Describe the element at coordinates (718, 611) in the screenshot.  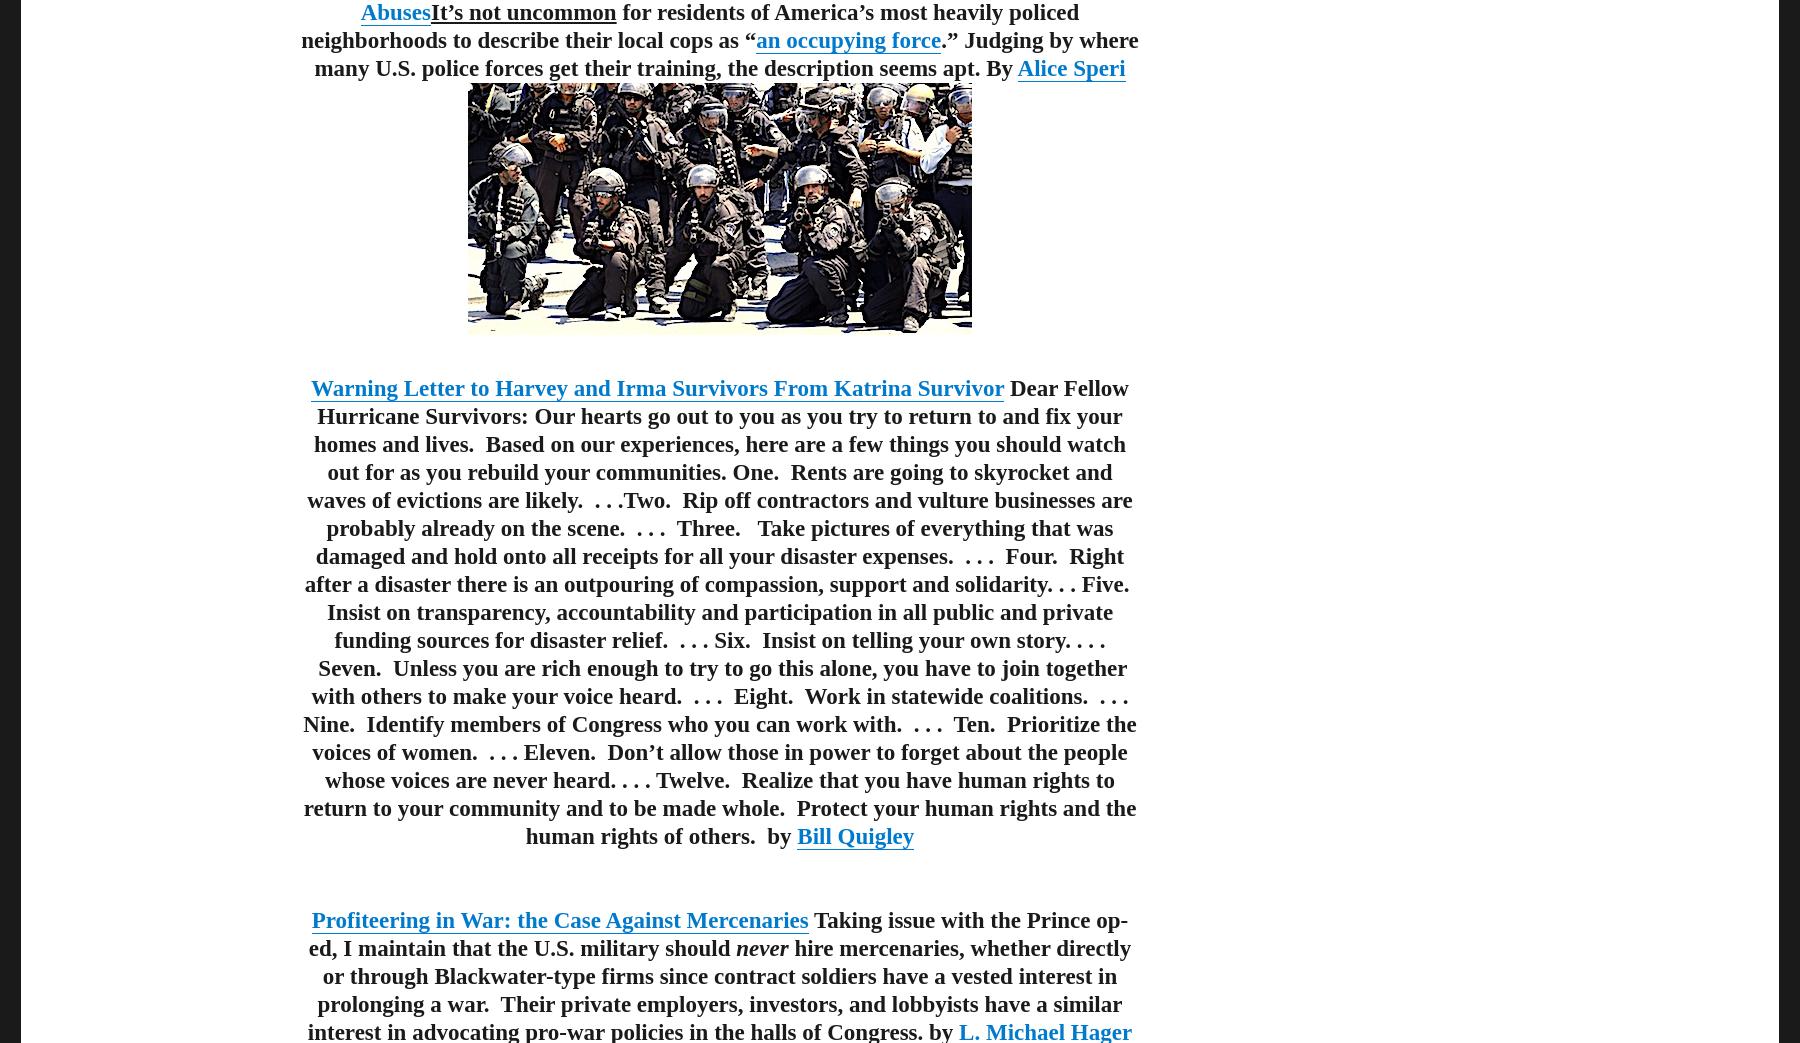
I see `'Dear Fellow Hurricane Survivors: Our hearts go out to you as you try to return to and fix your homes and lives.  Based on our experiences, here are a few things you should watch out for as you rebuild your communities. One.  Rents are going to skyrocket and waves of evictions are likely.  . . .Two.  Rip off contractors and vulture businesses are probably already on the scene.  . . .  Three.   Take pictures of everything that was damaged and hold onto all receipts for all your disaster expenses.  . . .  Four.  Right after a disaster there is an outpouring of compassion, support and solidarity. . . Five.  Insist on transparency, accountability and participation in all public and private funding sources for disaster relief.  . . . Six.  Insist on telling your own story. . . .  Seven.  Unless you are rich enough to try to go this alone, you have to join together with others to make your voice heard.  . . .  Eight.  Work in statewide coalitions.  . . . Nine.  Identify members of Congress who you can work with.  . . .  Ten.  Prioritize the voices of women.  . . . Eleven.  Don’t allow those in power to forget about the people whose voices are never heard. . . . Twelve.  Realize that you have human rights to return to your community and to be made whole.  Protect your human rights and the human rights of others.  by'` at that location.